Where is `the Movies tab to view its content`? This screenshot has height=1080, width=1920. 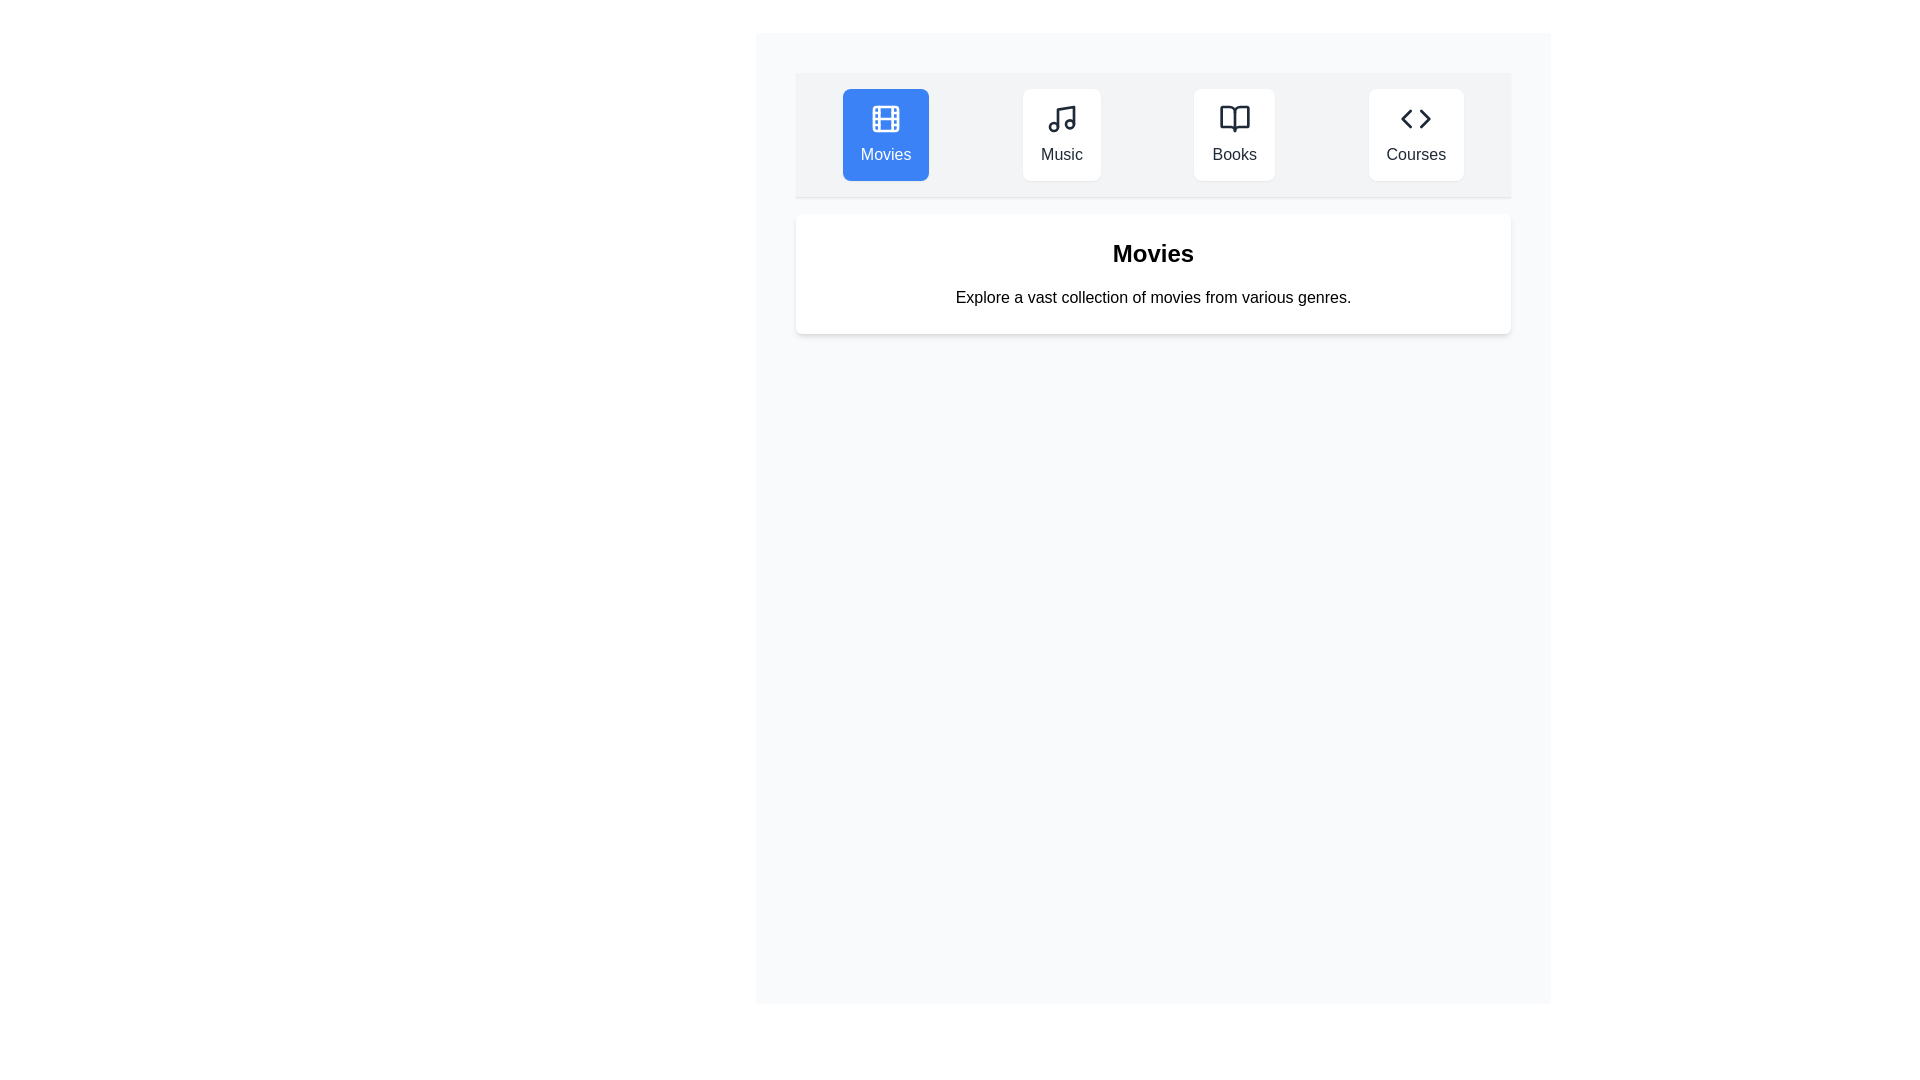
the Movies tab to view its content is located at coordinates (885, 135).